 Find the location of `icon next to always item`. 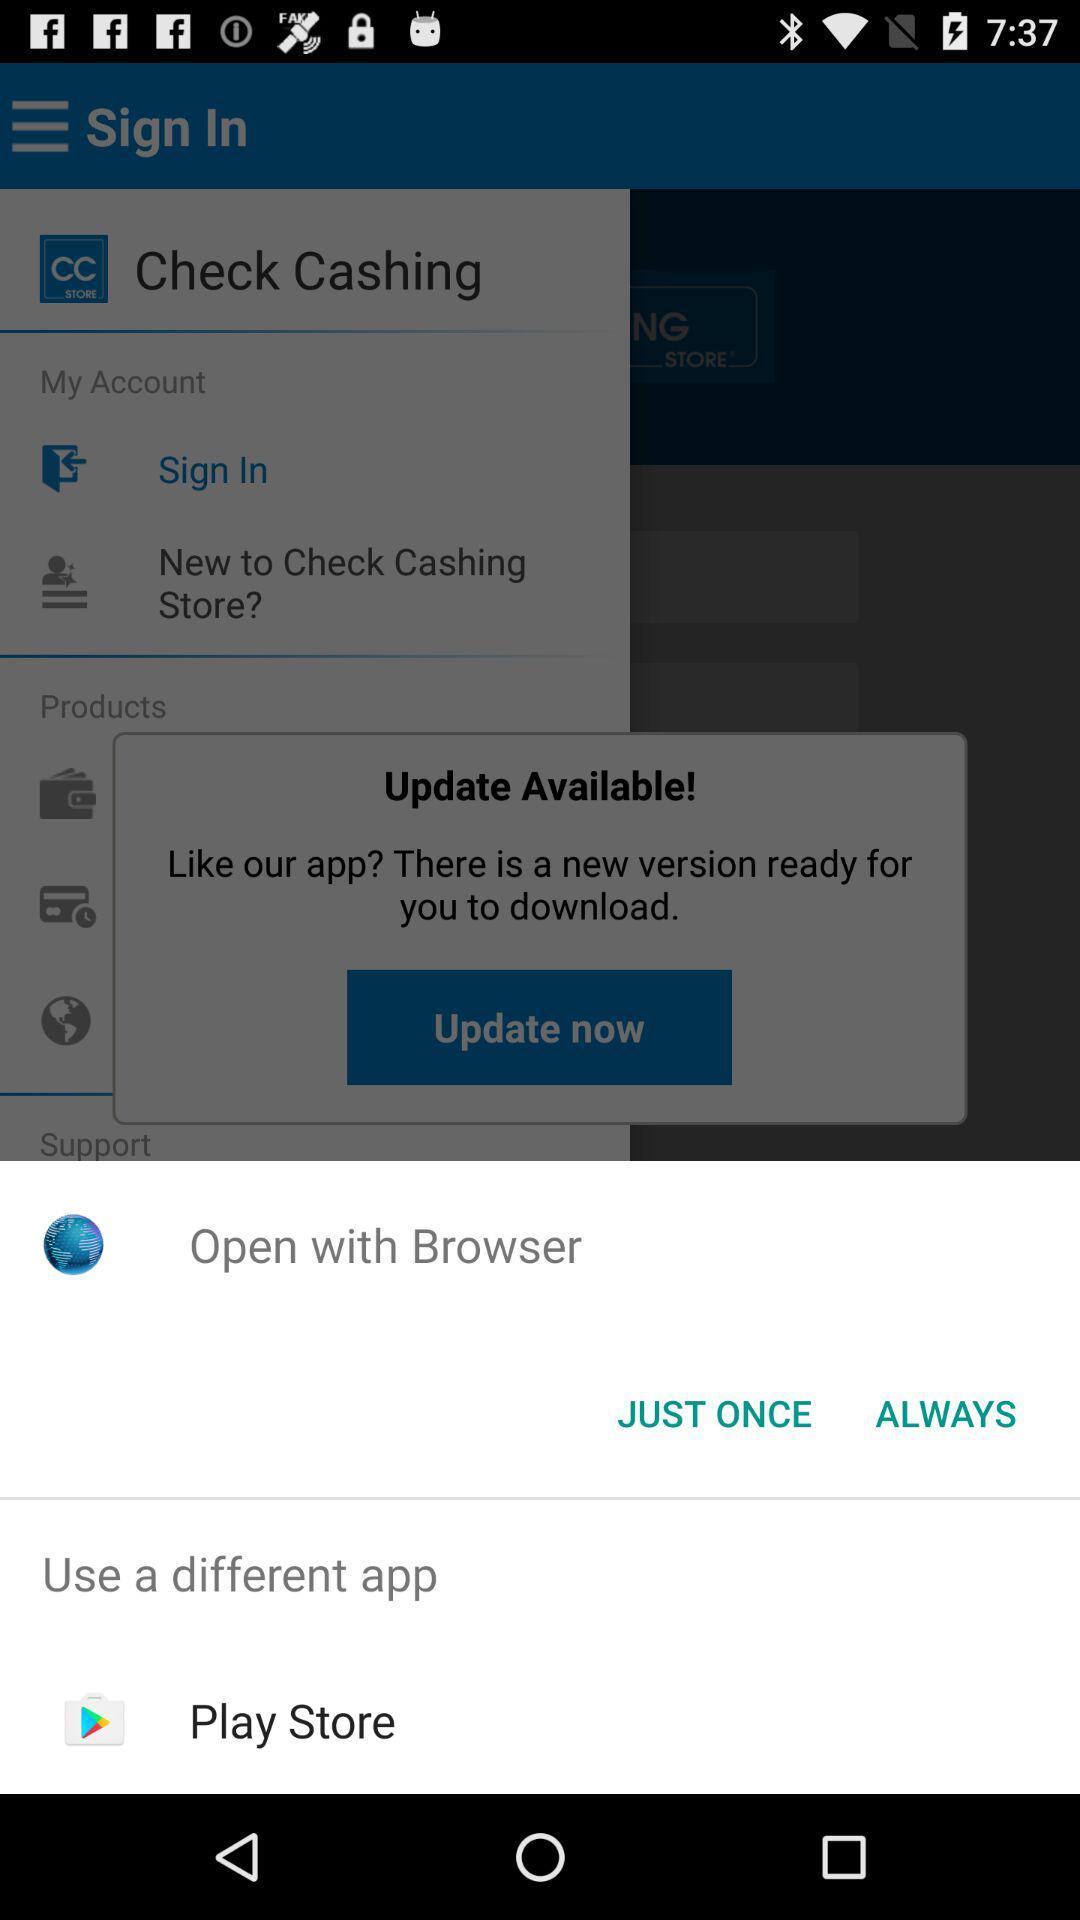

icon next to always item is located at coordinates (713, 1411).